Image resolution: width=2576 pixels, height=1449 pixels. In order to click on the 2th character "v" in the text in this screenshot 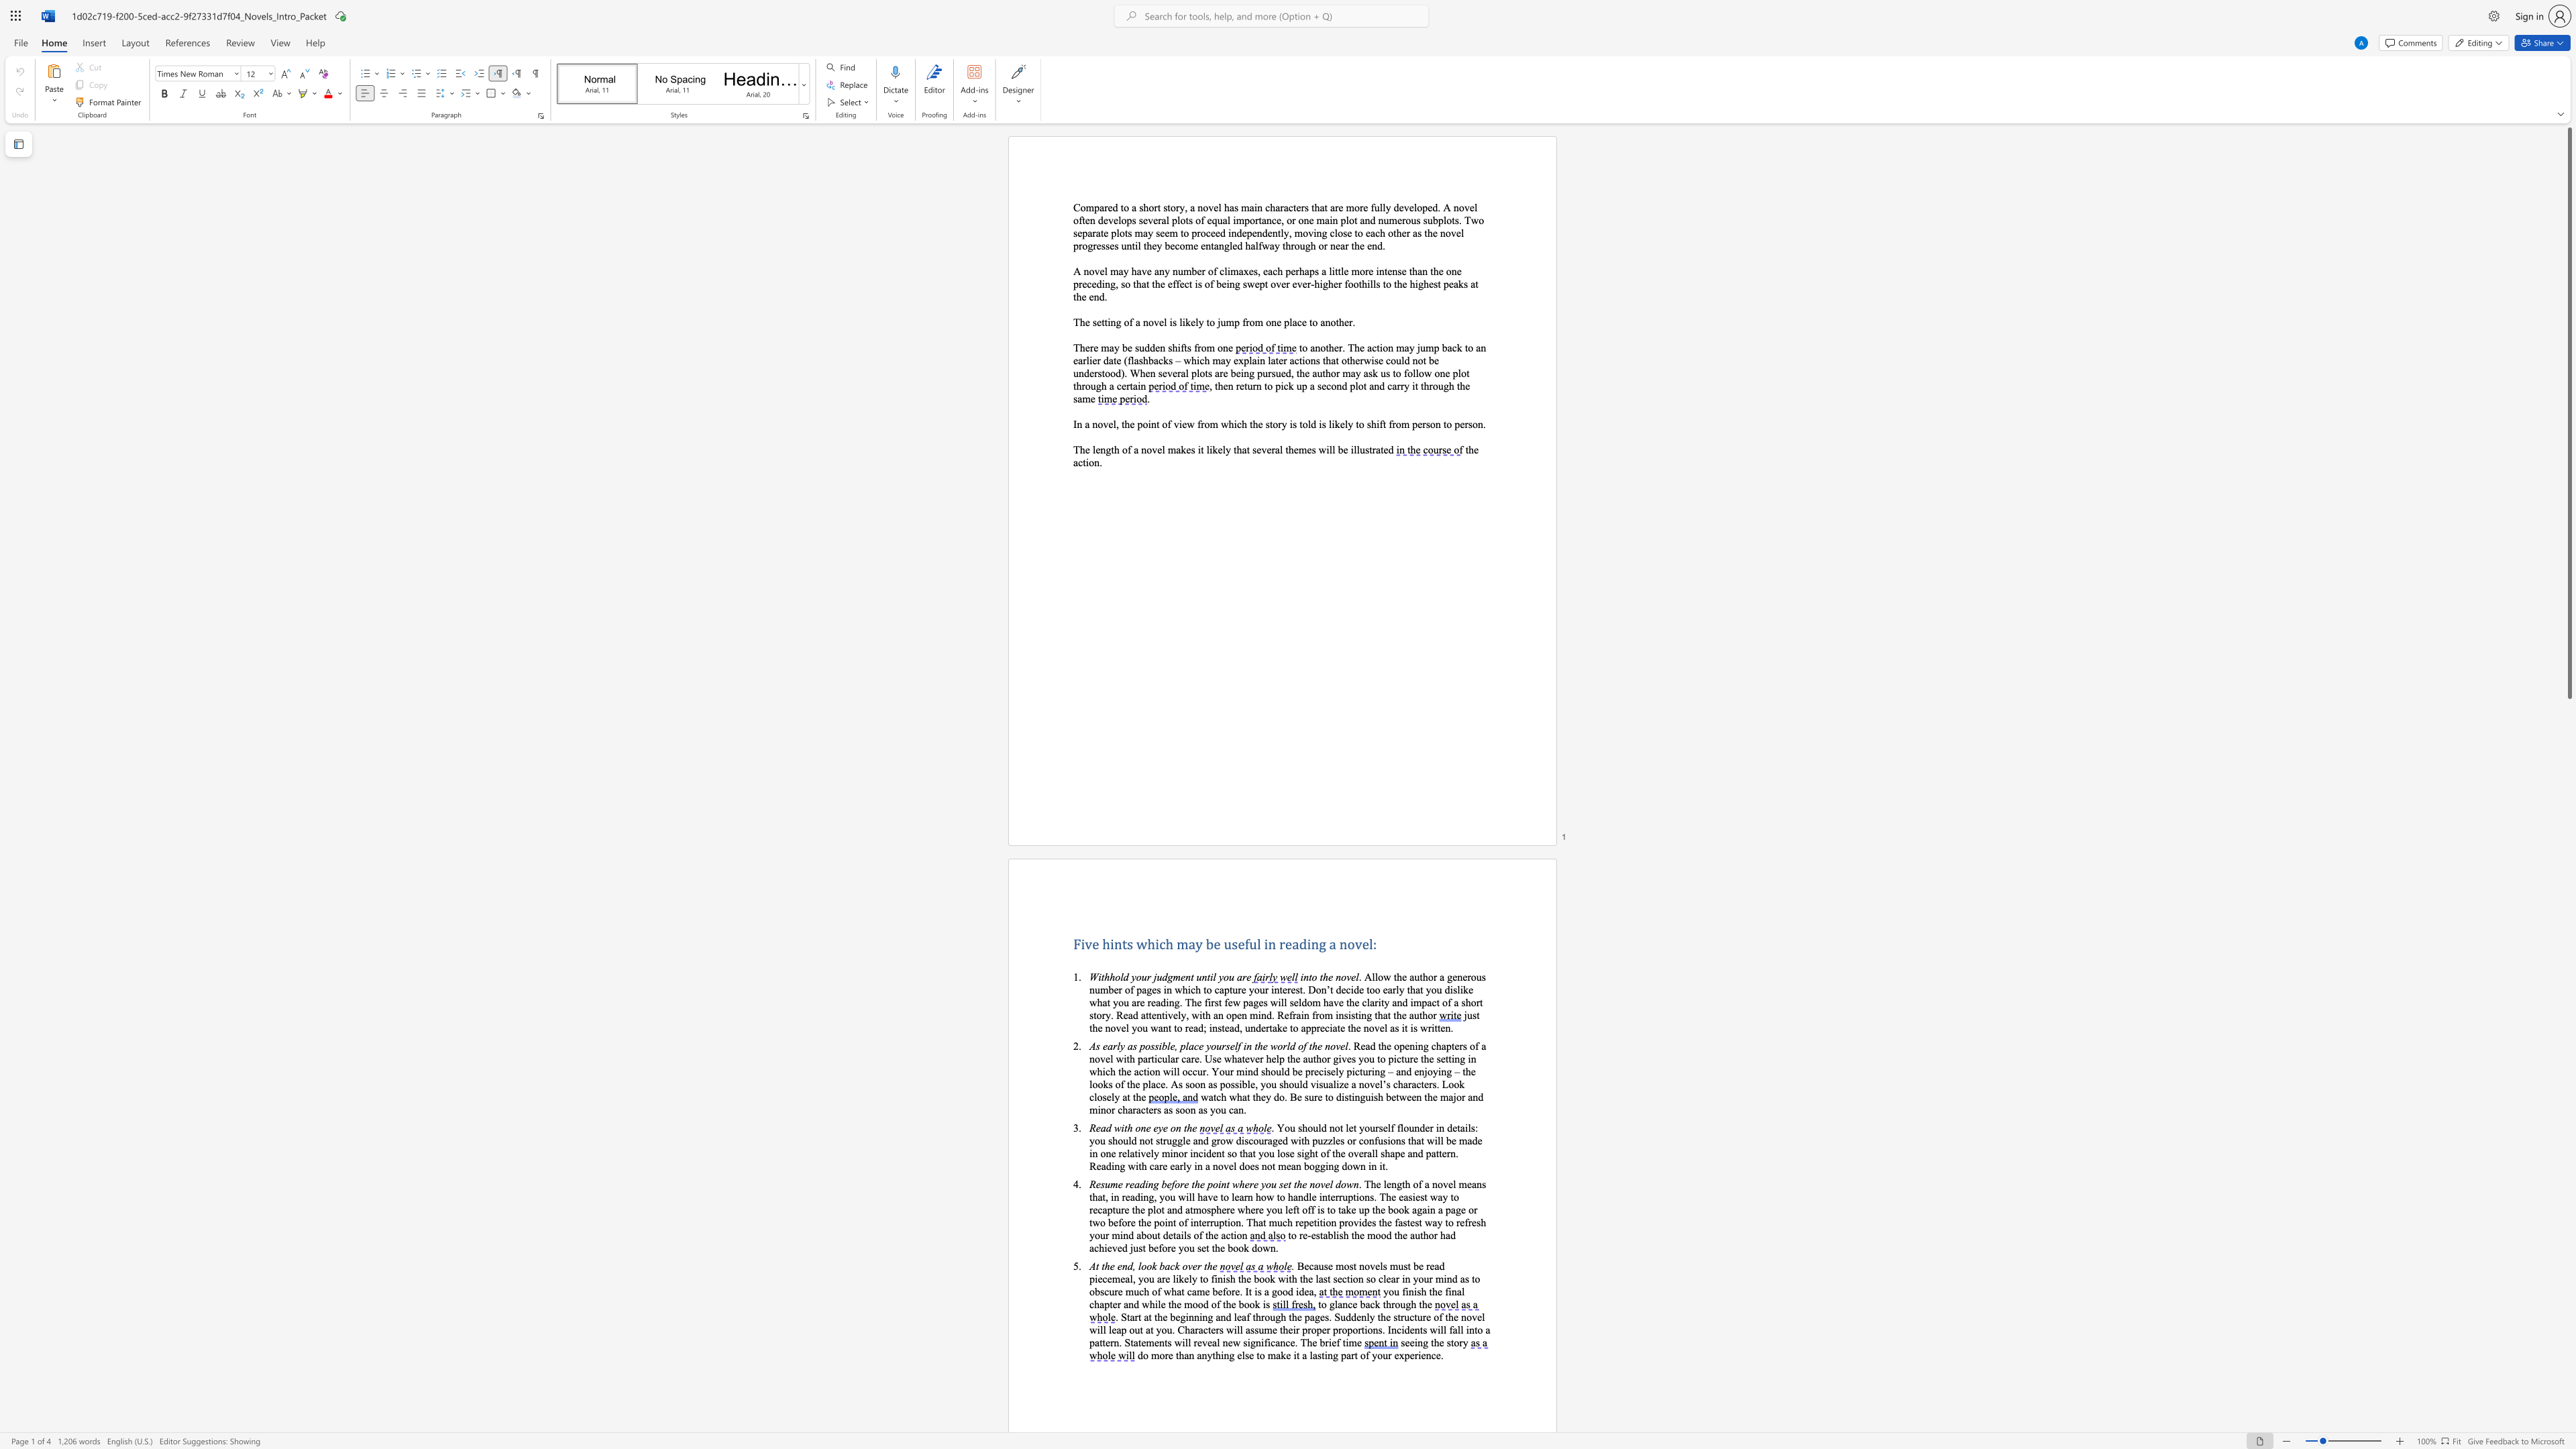, I will do `click(1376, 1027)`.